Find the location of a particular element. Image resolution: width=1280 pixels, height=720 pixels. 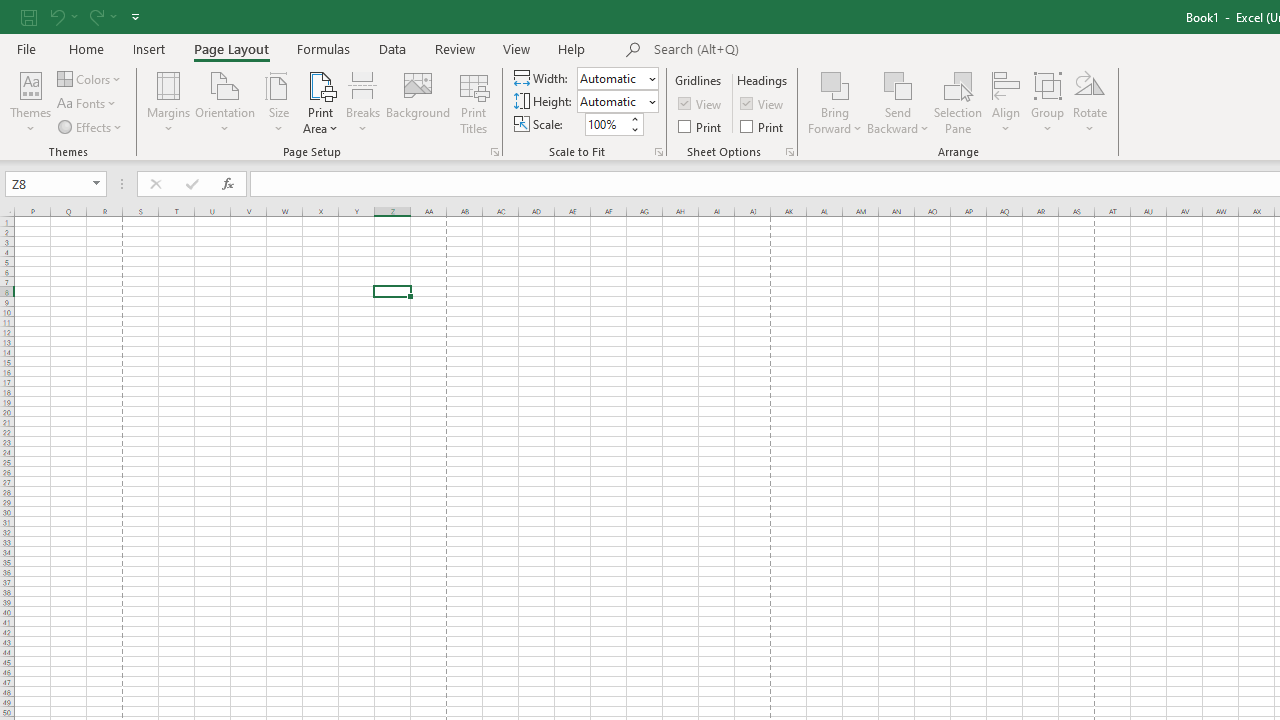

'Height' is located at coordinates (610, 101).